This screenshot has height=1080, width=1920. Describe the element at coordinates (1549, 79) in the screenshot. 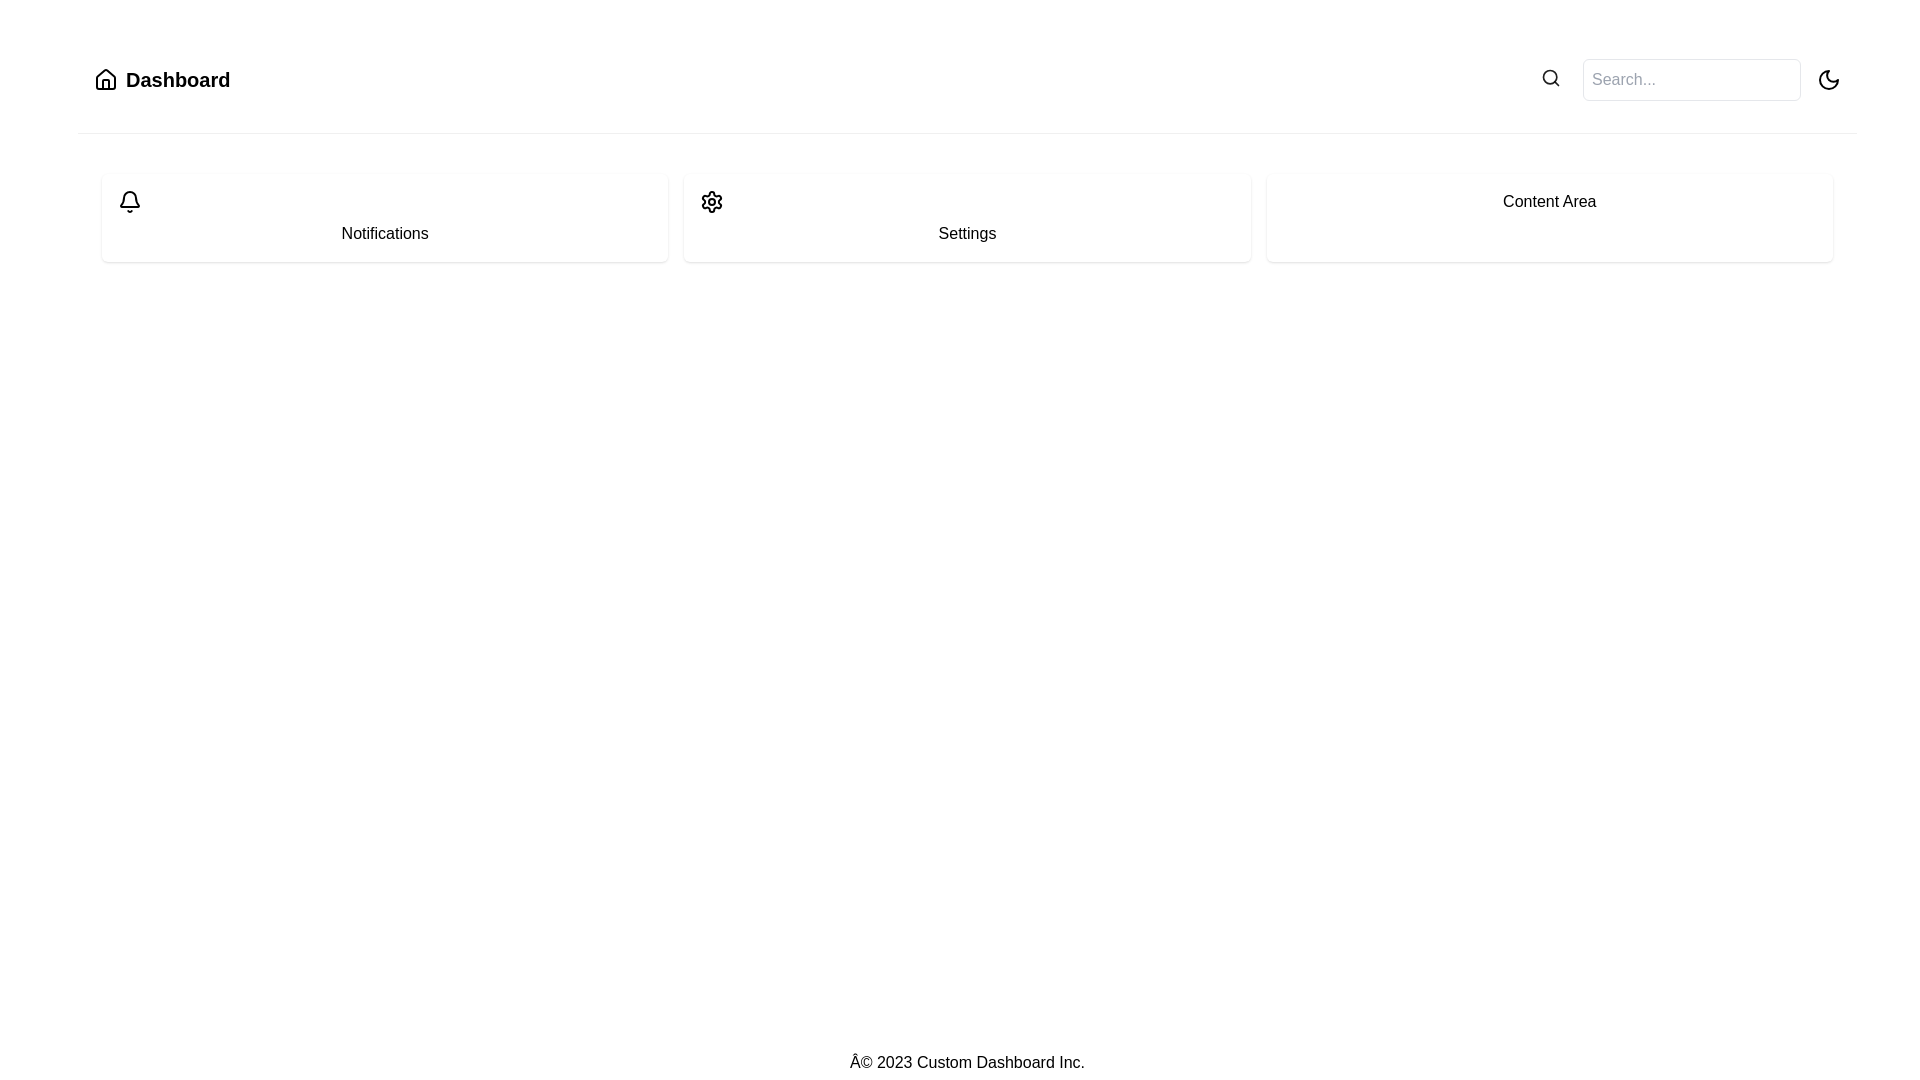

I see `the search button located near the top-right corner of the layout` at that location.